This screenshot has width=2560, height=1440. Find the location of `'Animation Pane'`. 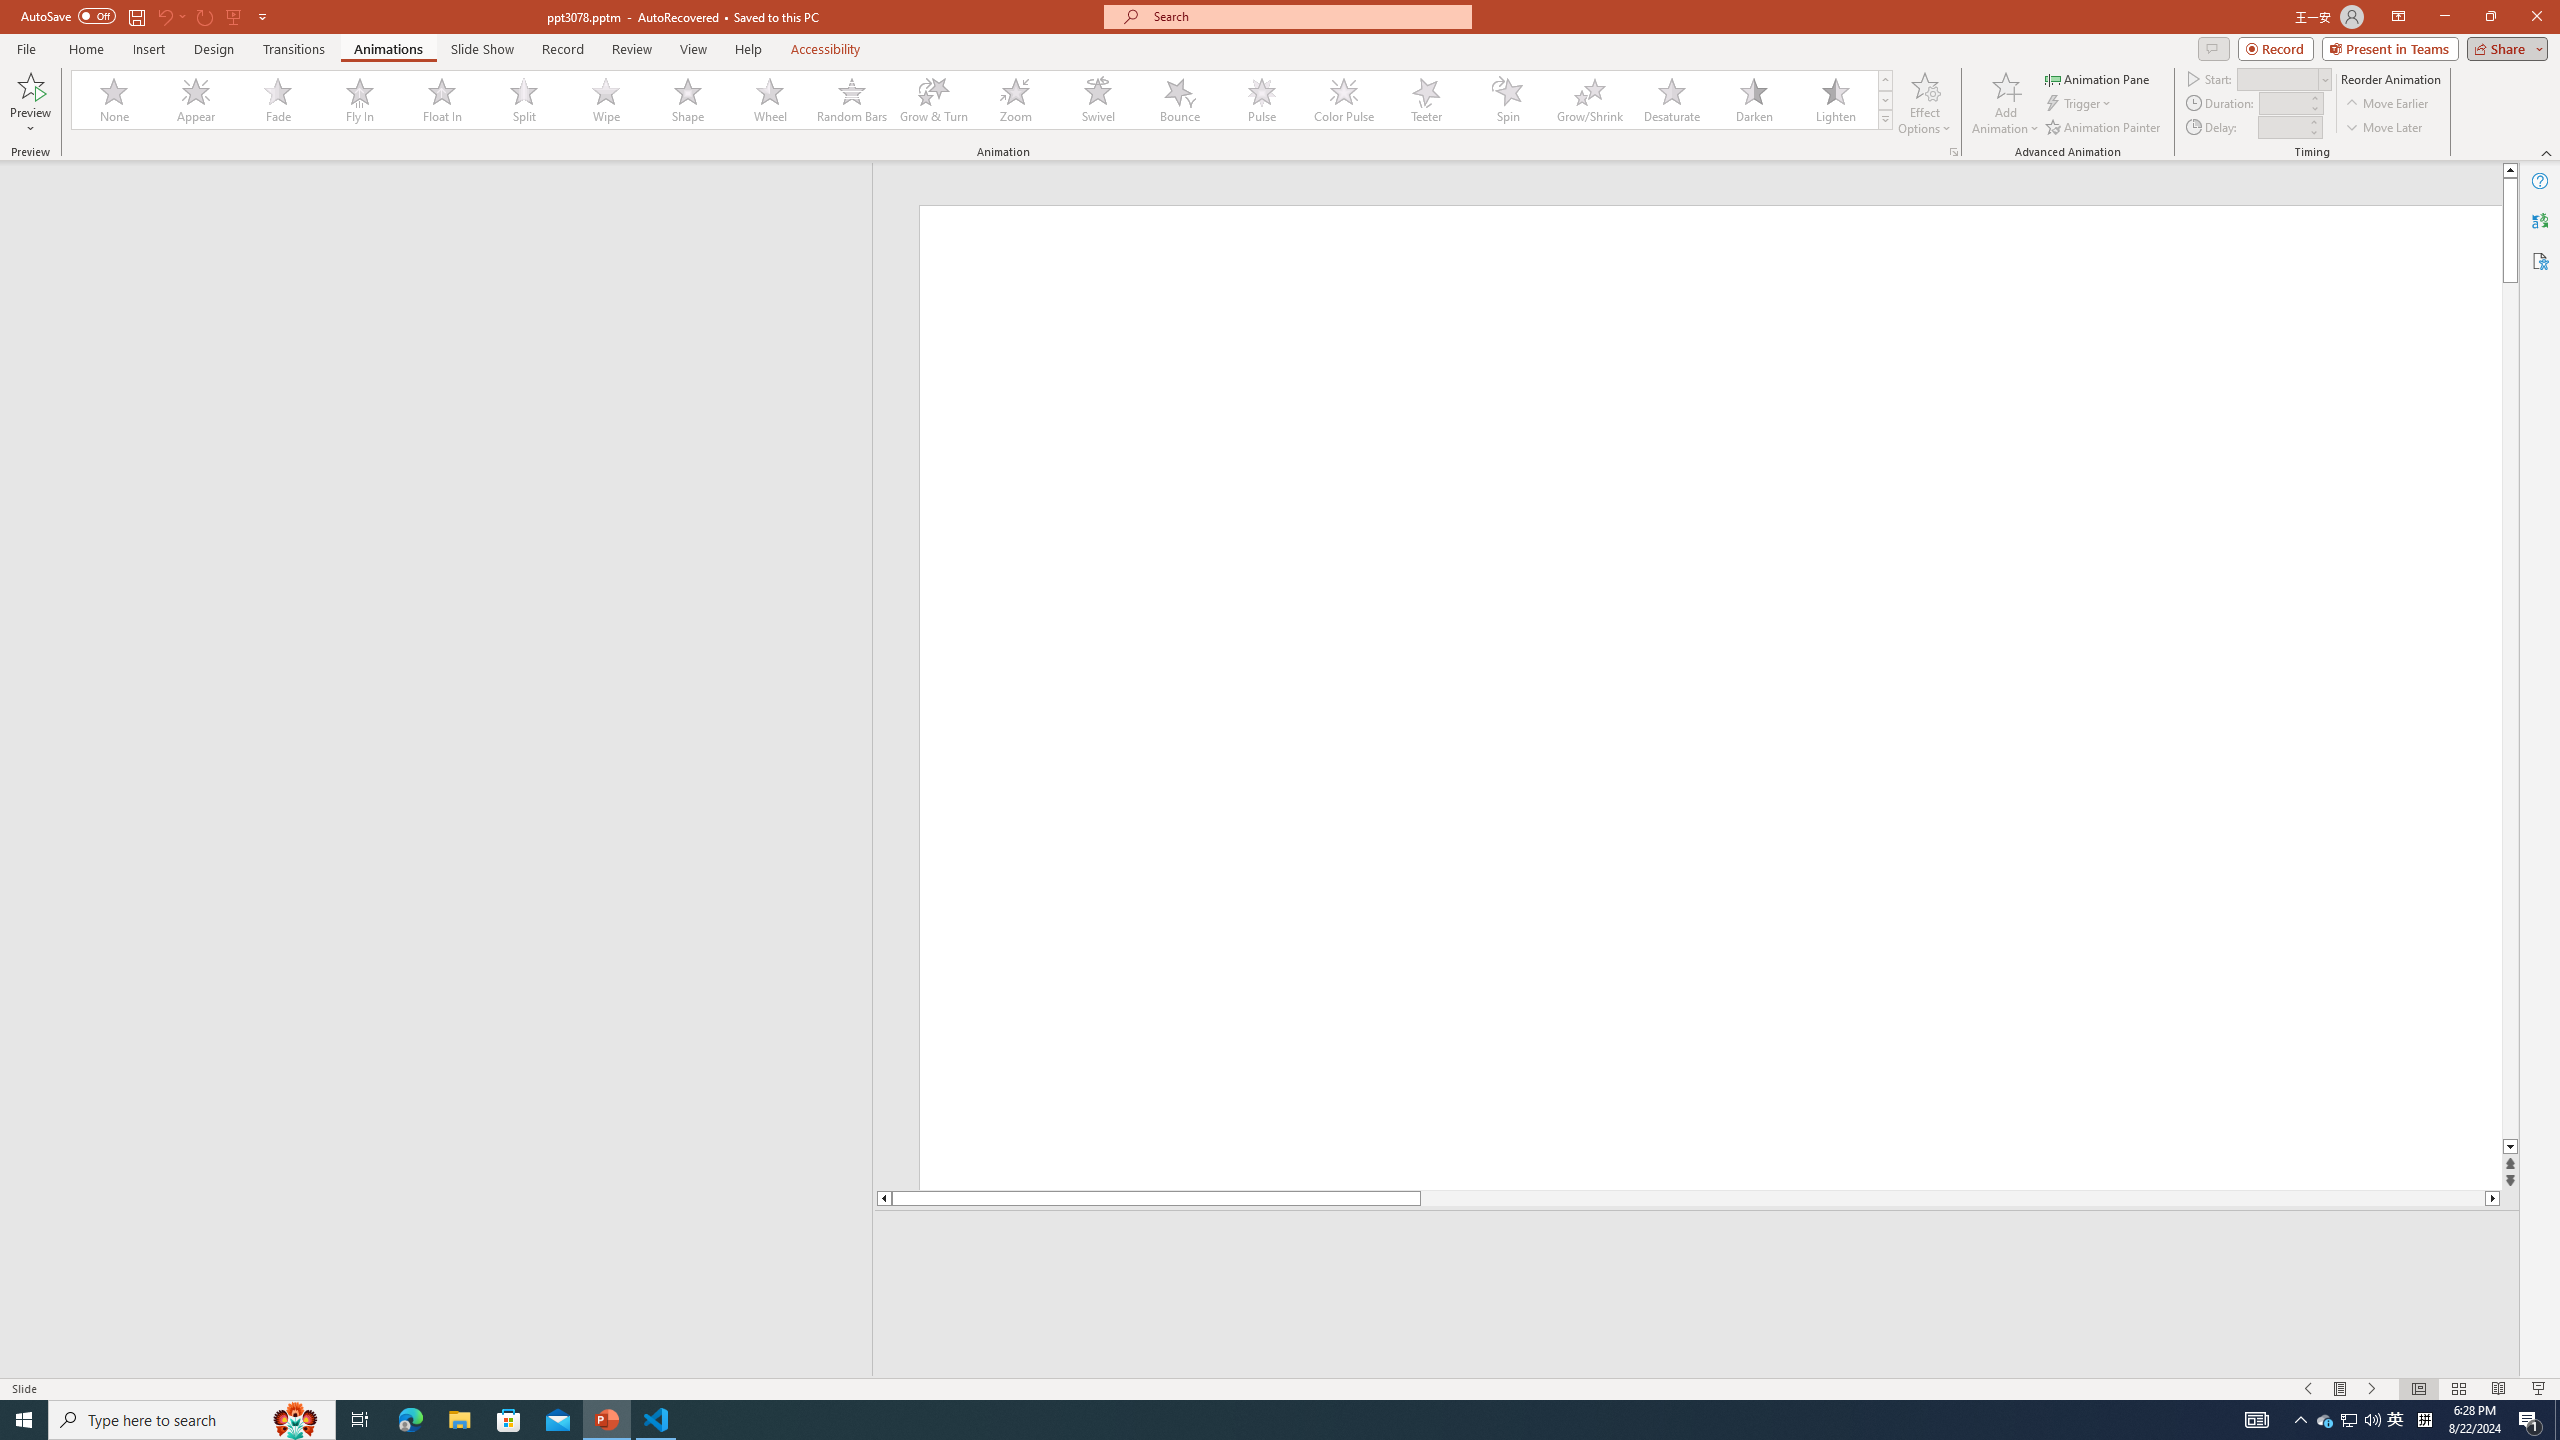

'Animation Pane' is located at coordinates (2099, 78).